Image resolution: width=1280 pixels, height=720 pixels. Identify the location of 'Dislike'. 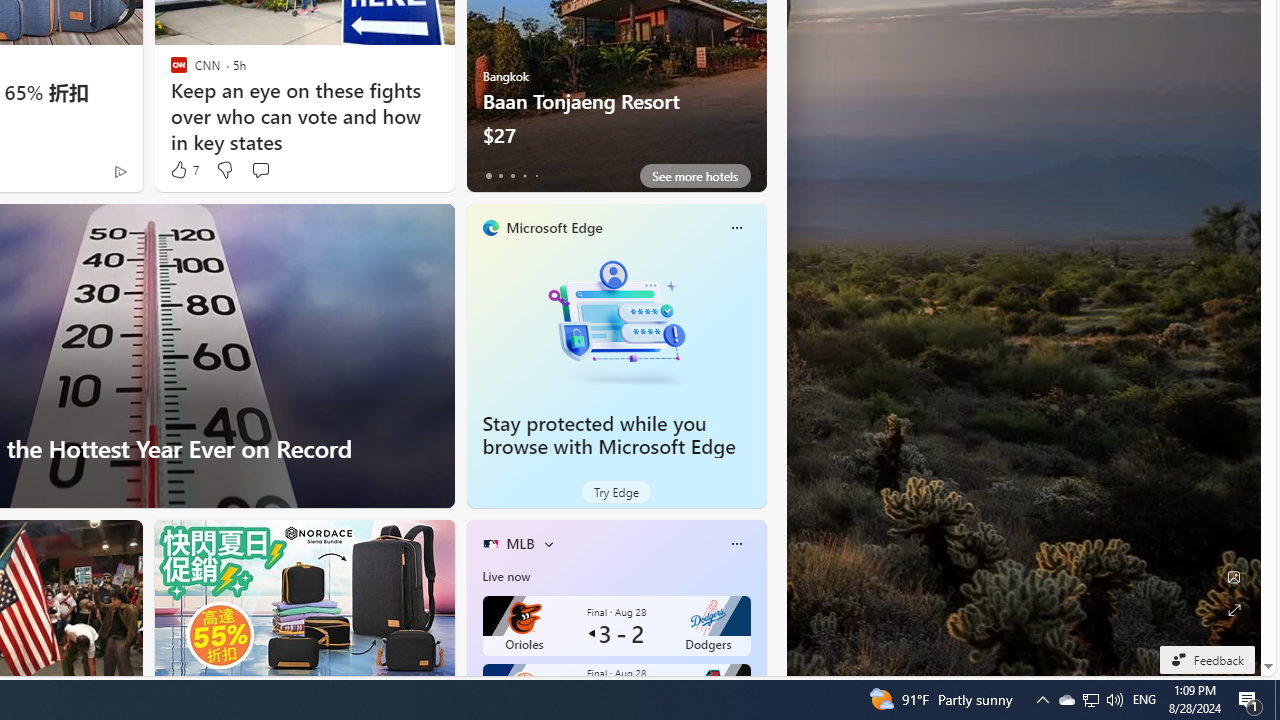
(224, 169).